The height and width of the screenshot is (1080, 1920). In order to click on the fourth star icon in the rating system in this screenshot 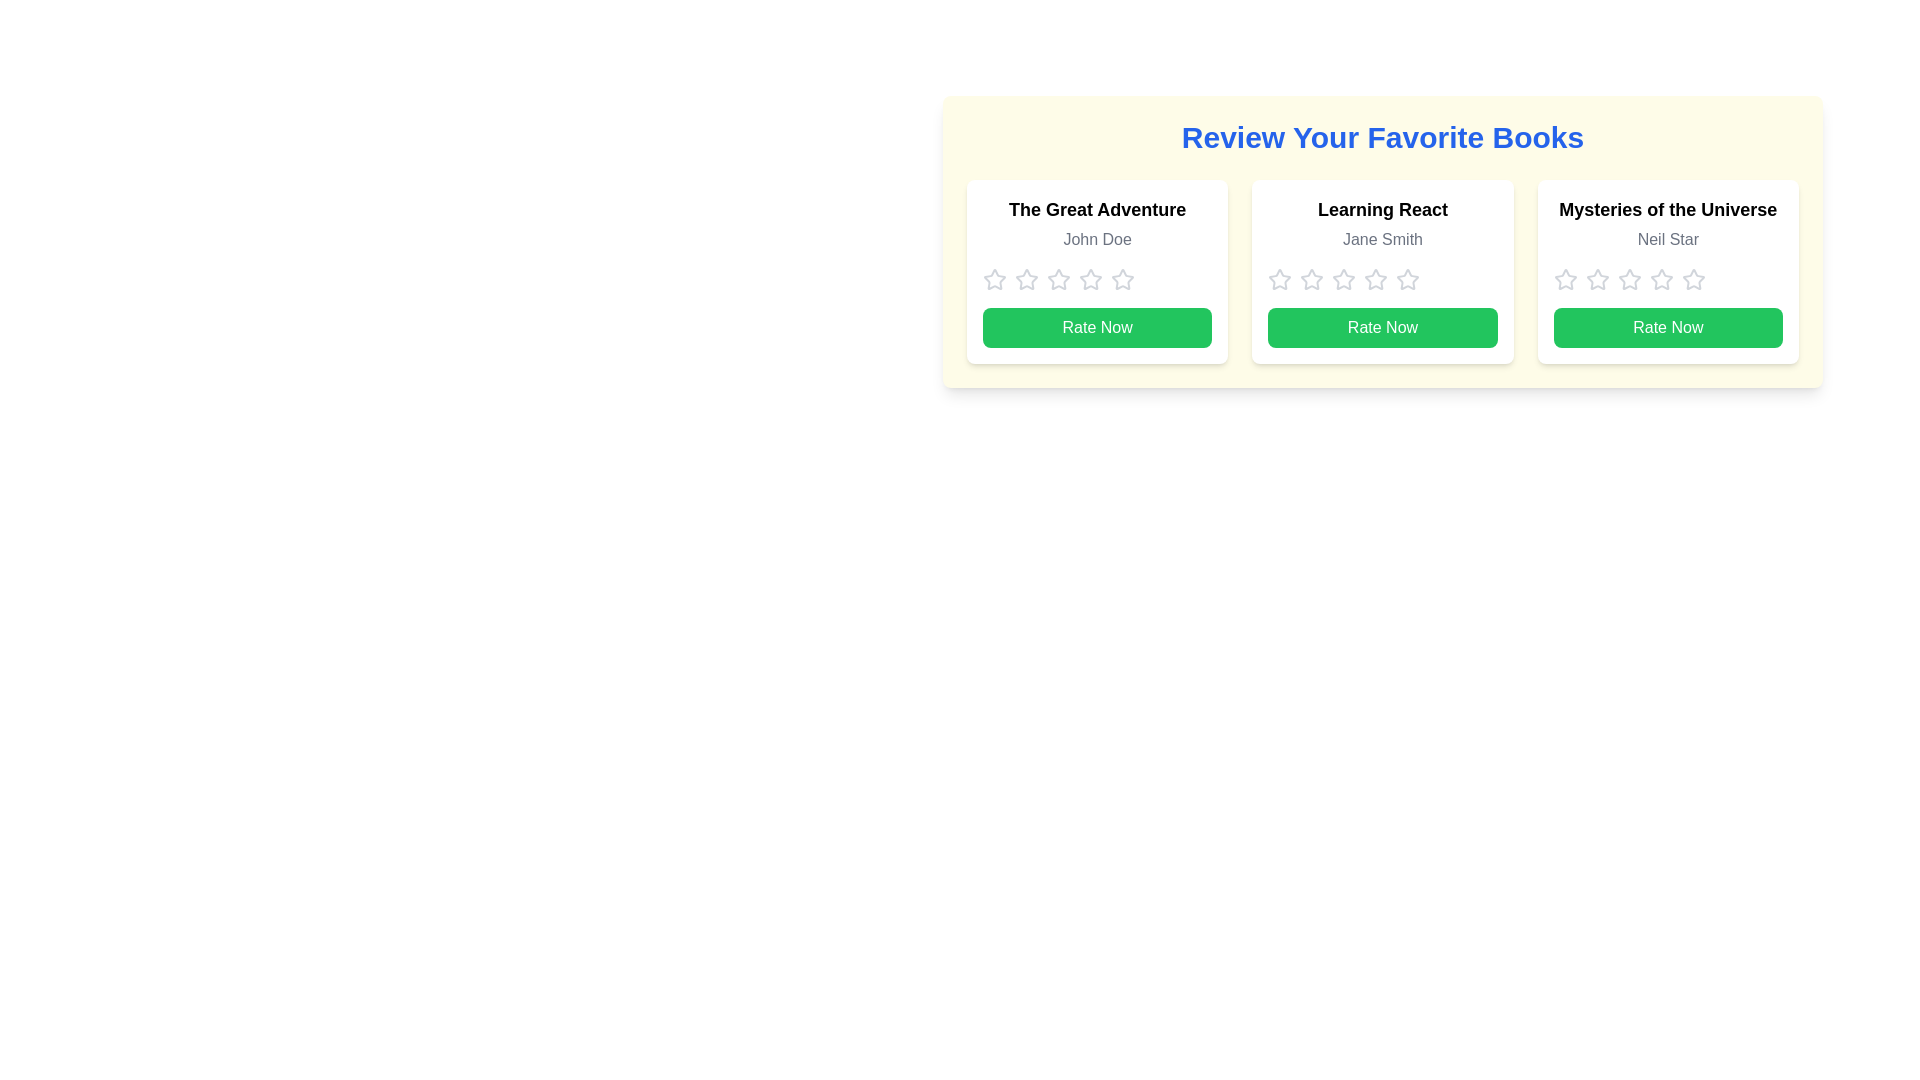, I will do `click(1692, 279)`.